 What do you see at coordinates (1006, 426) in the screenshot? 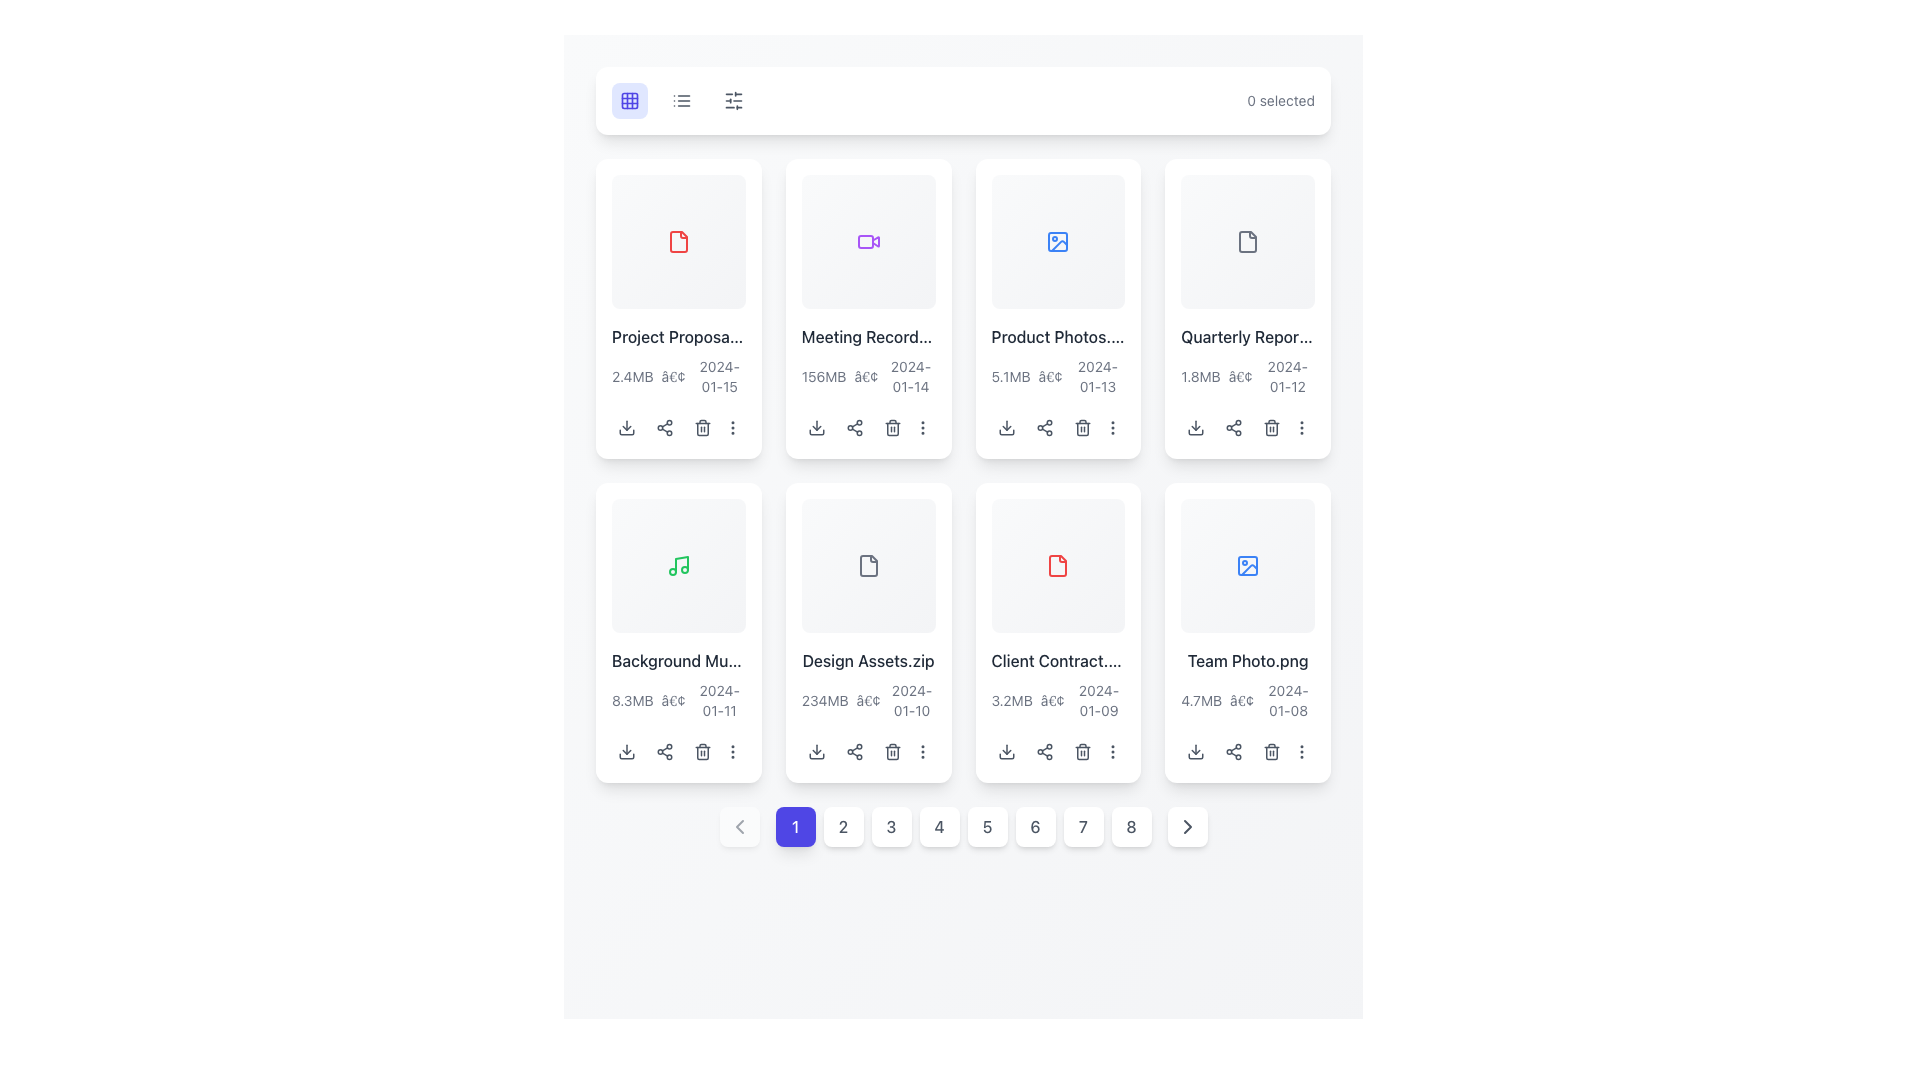
I see `the download button icon for the file 'Product Photos.jpg'` at bounding box center [1006, 426].